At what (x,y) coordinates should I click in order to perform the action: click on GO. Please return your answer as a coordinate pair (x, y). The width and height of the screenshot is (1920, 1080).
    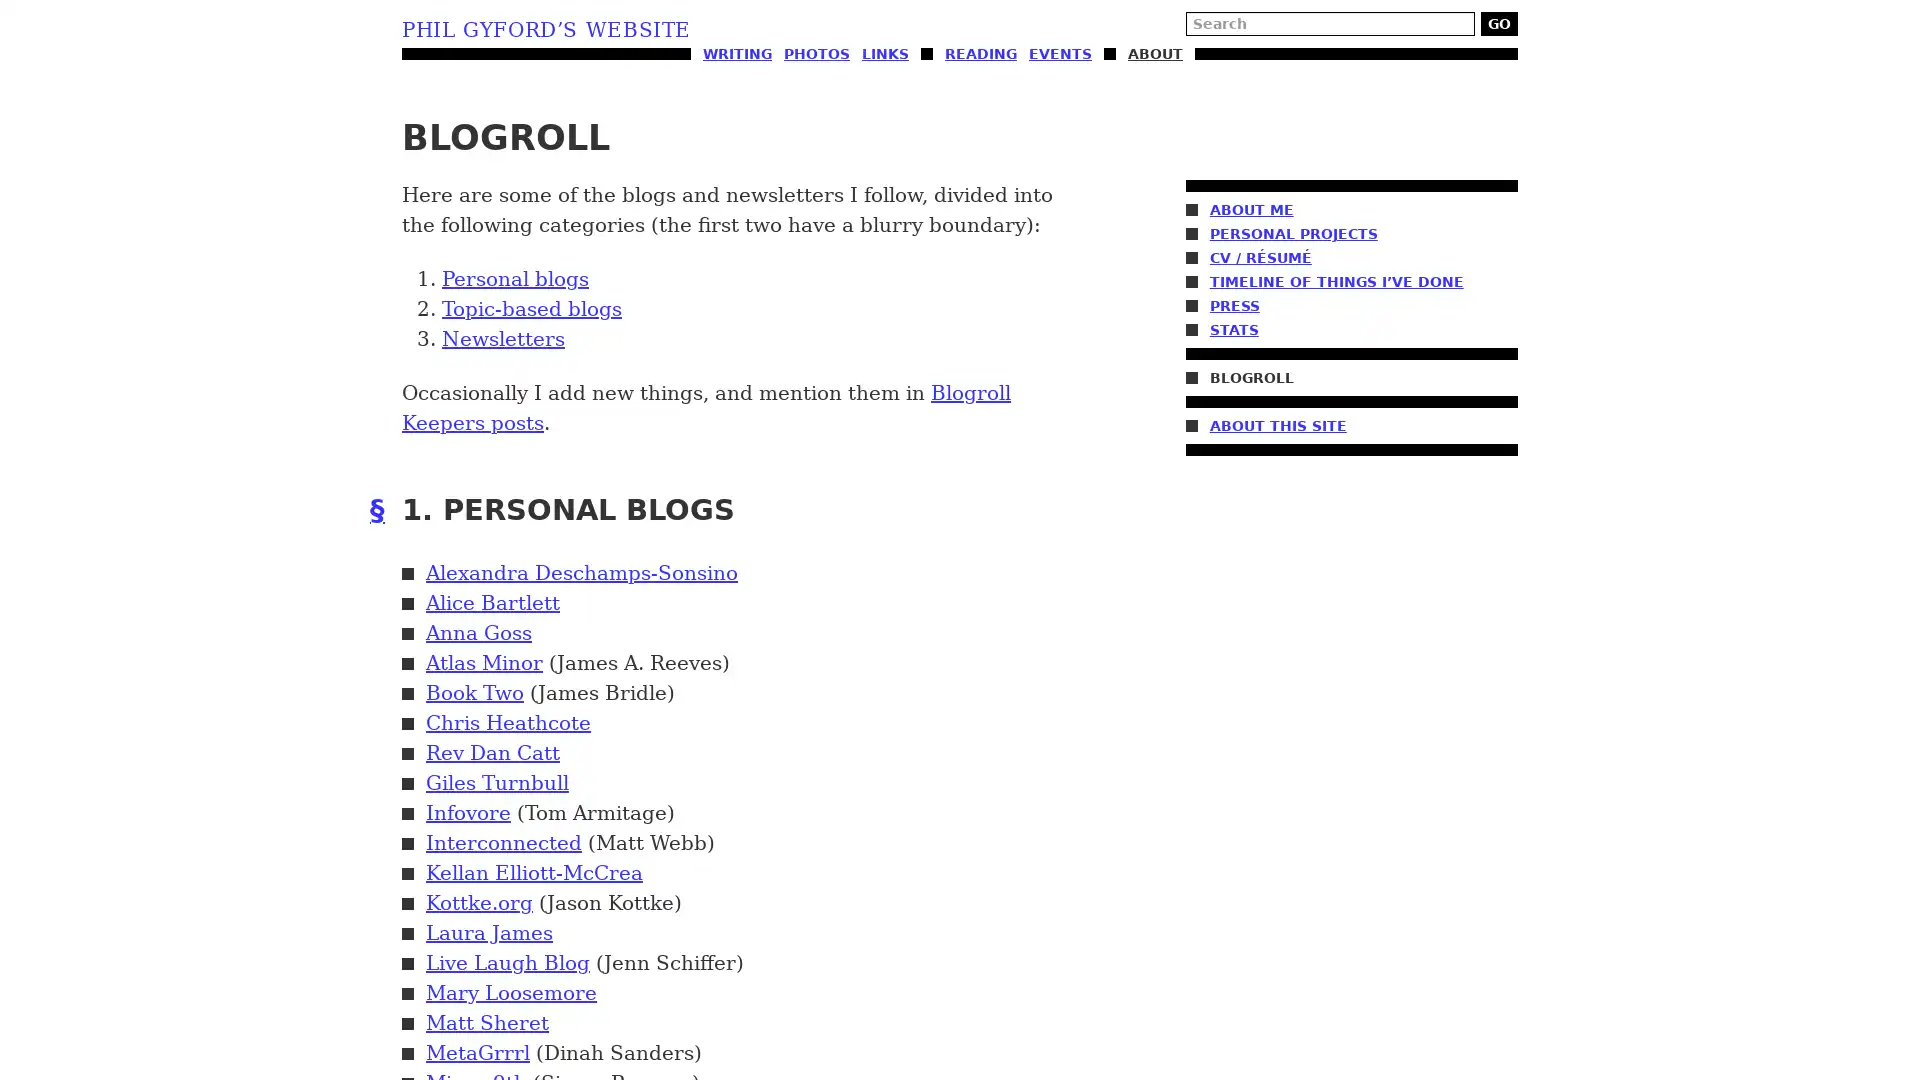
    Looking at the image, I should click on (1499, 23).